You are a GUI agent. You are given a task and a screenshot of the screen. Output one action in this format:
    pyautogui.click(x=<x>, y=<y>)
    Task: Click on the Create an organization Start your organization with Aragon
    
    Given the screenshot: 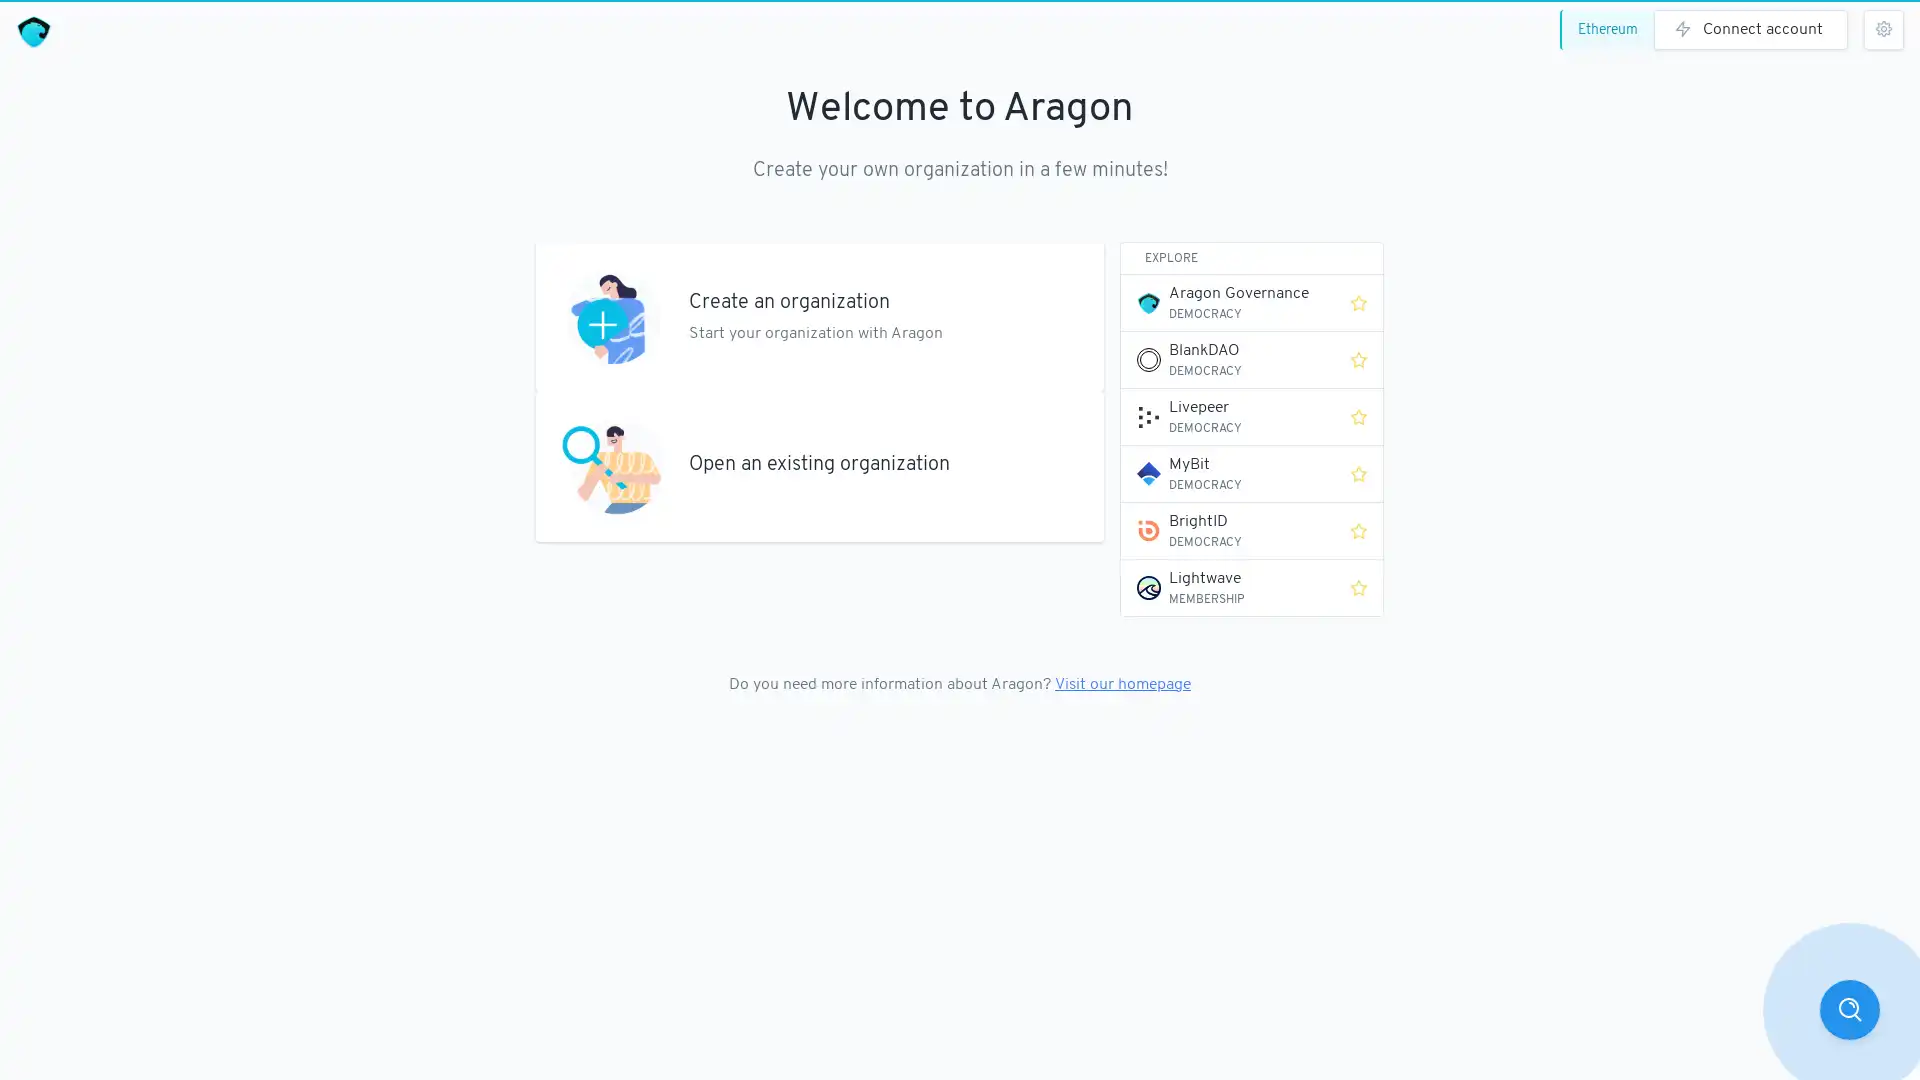 What is the action you would take?
    pyautogui.click(x=820, y=315)
    